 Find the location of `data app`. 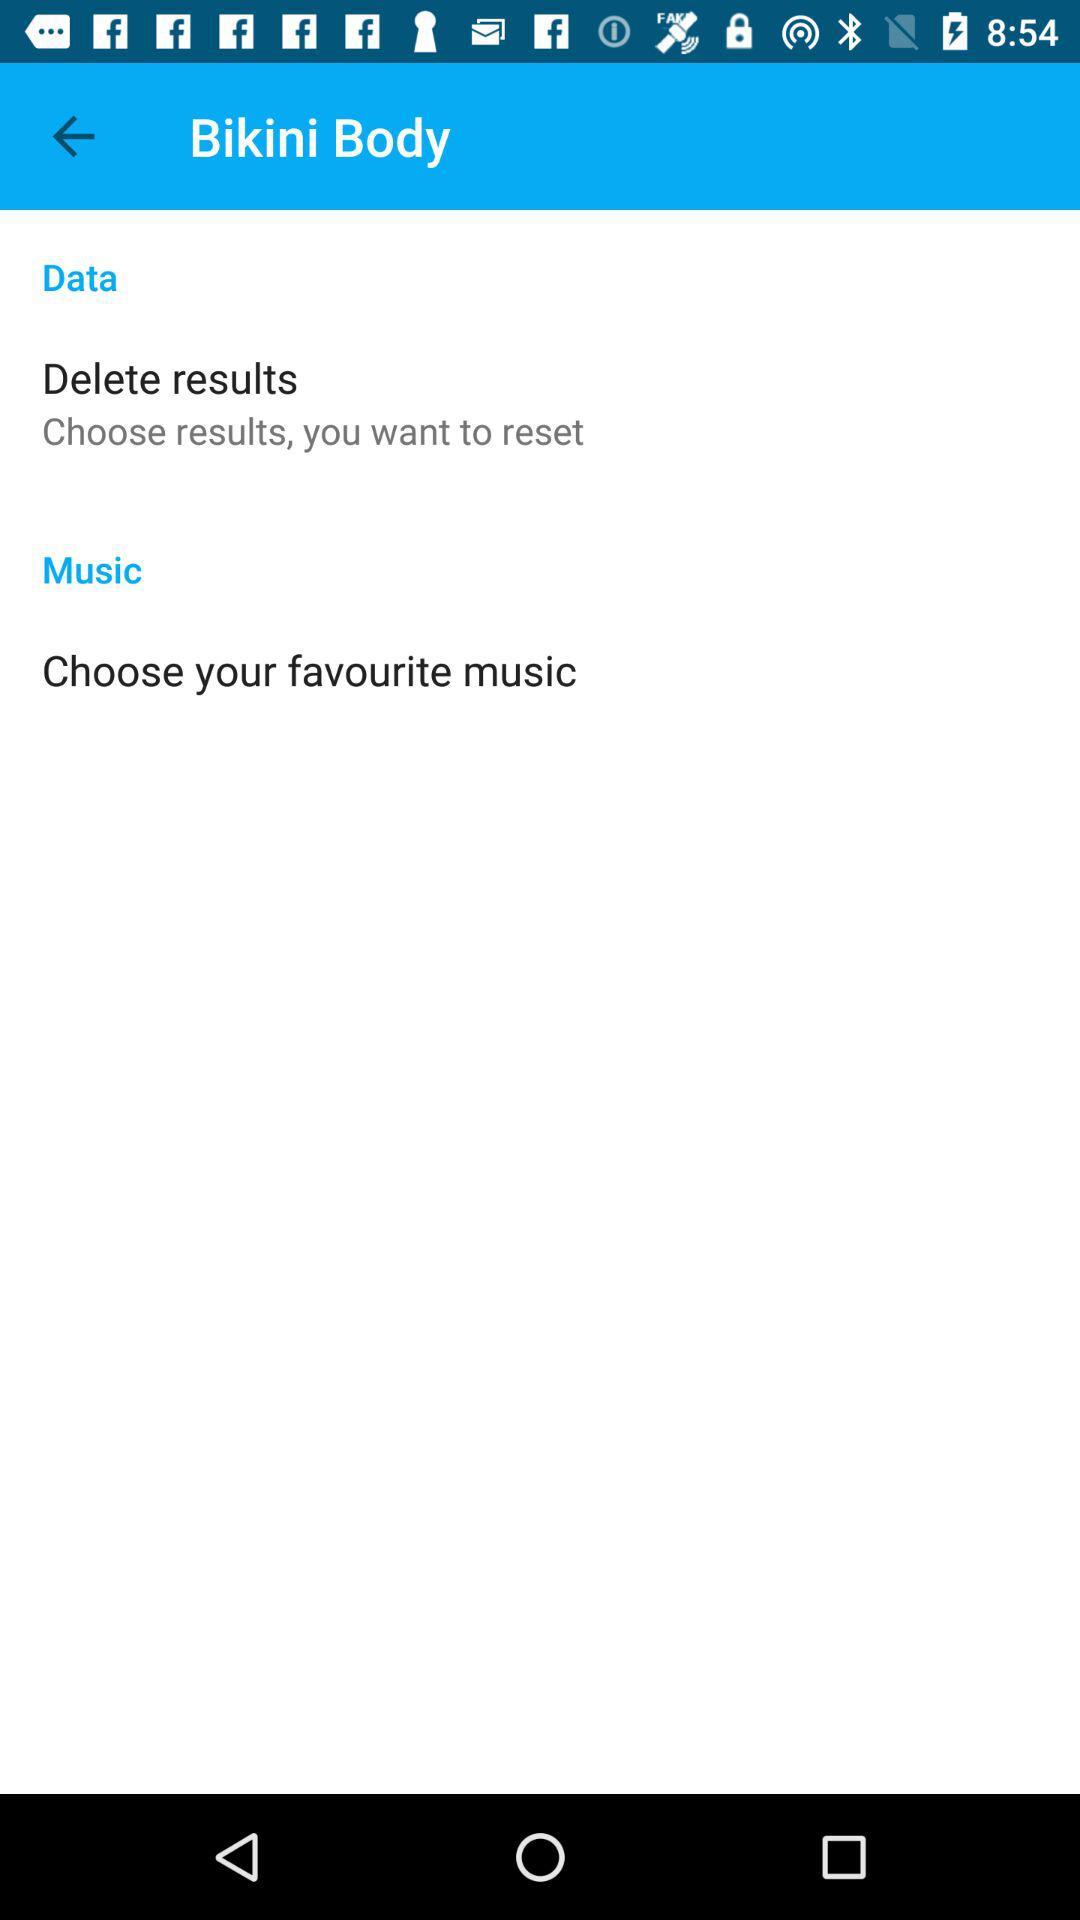

data app is located at coordinates (540, 254).